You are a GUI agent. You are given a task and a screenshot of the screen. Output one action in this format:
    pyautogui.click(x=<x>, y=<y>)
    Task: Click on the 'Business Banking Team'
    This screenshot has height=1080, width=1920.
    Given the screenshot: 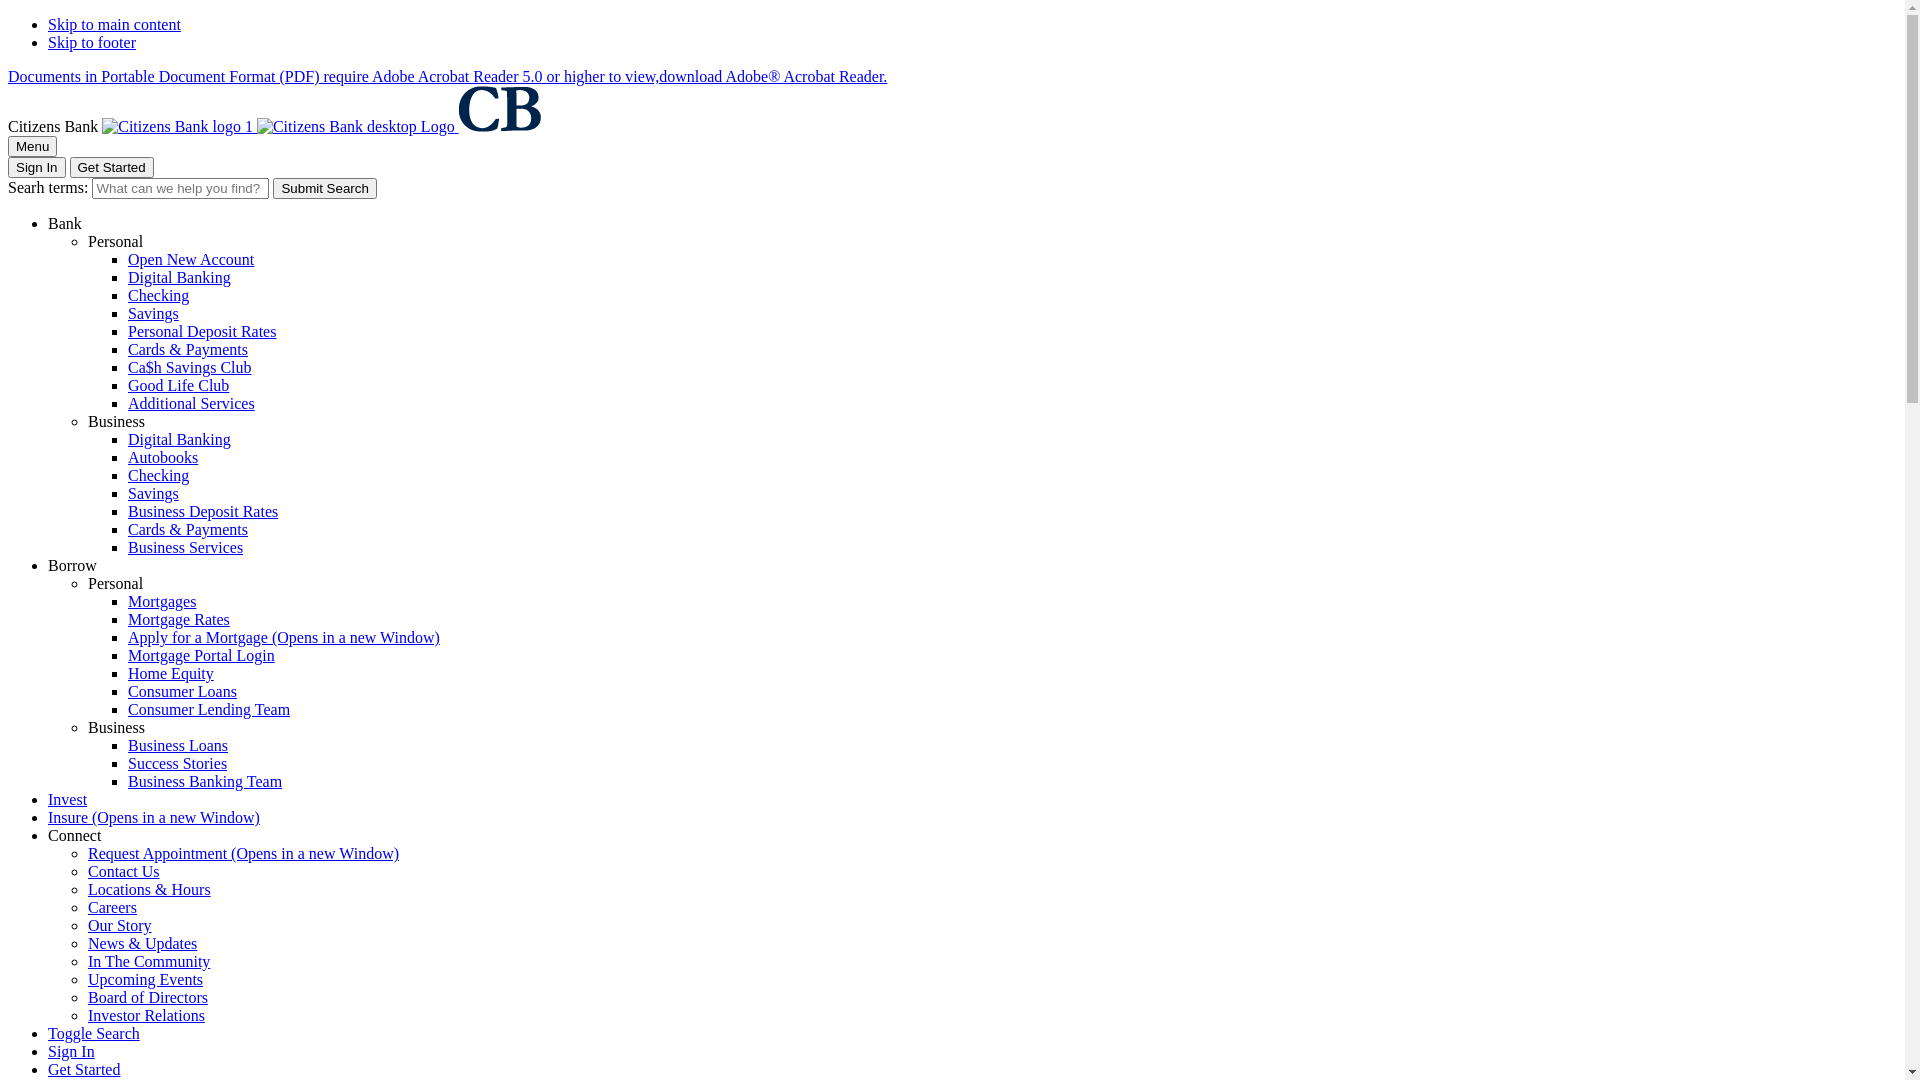 What is the action you would take?
    pyautogui.click(x=205, y=780)
    